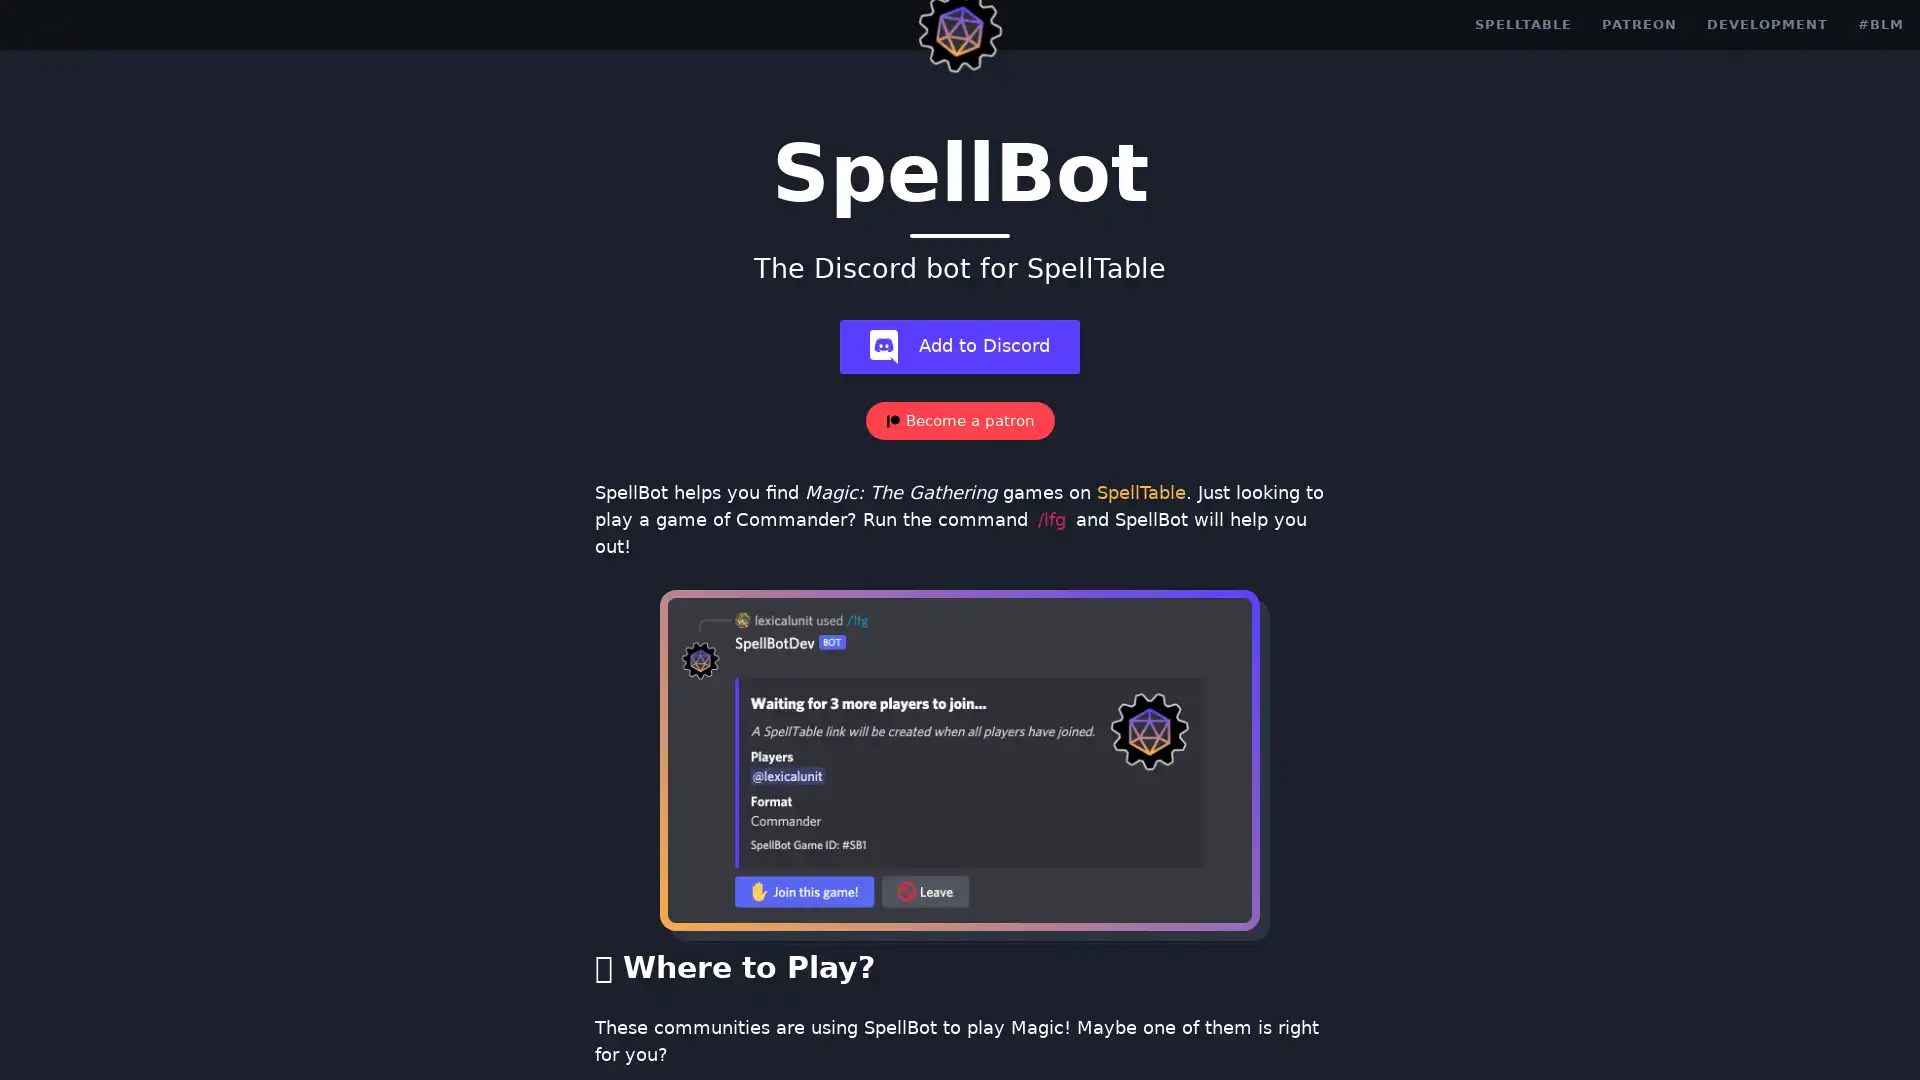  What do you see at coordinates (960, 345) in the screenshot?
I see `add-bot Add to Discord` at bounding box center [960, 345].